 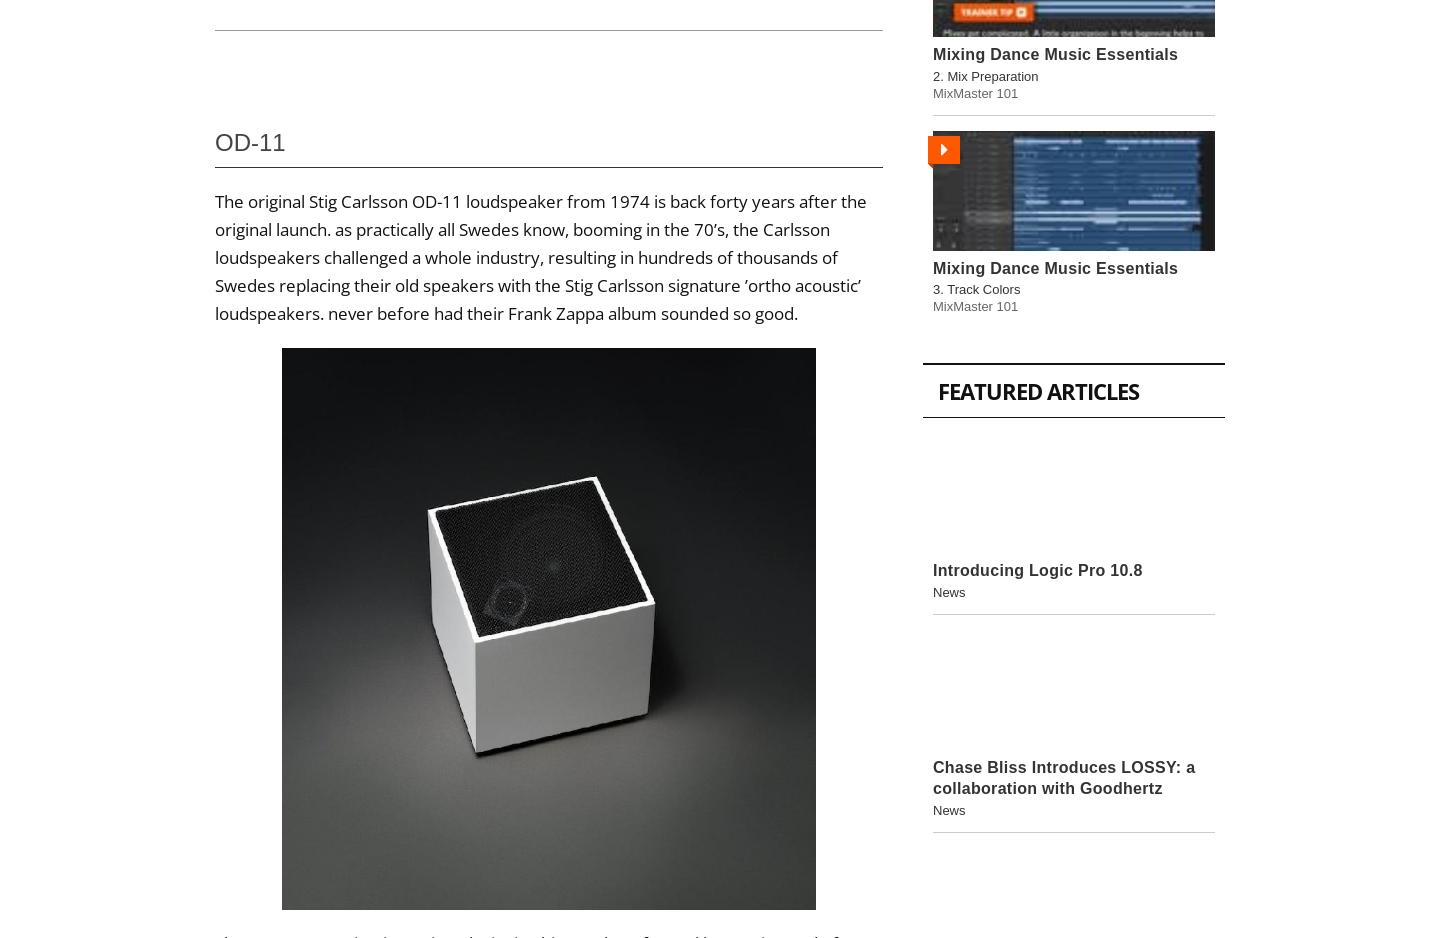 What do you see at coordinates (938, 389) in the screenshot?
I see `'Featured Articles'` at bounding box center [938, 389].